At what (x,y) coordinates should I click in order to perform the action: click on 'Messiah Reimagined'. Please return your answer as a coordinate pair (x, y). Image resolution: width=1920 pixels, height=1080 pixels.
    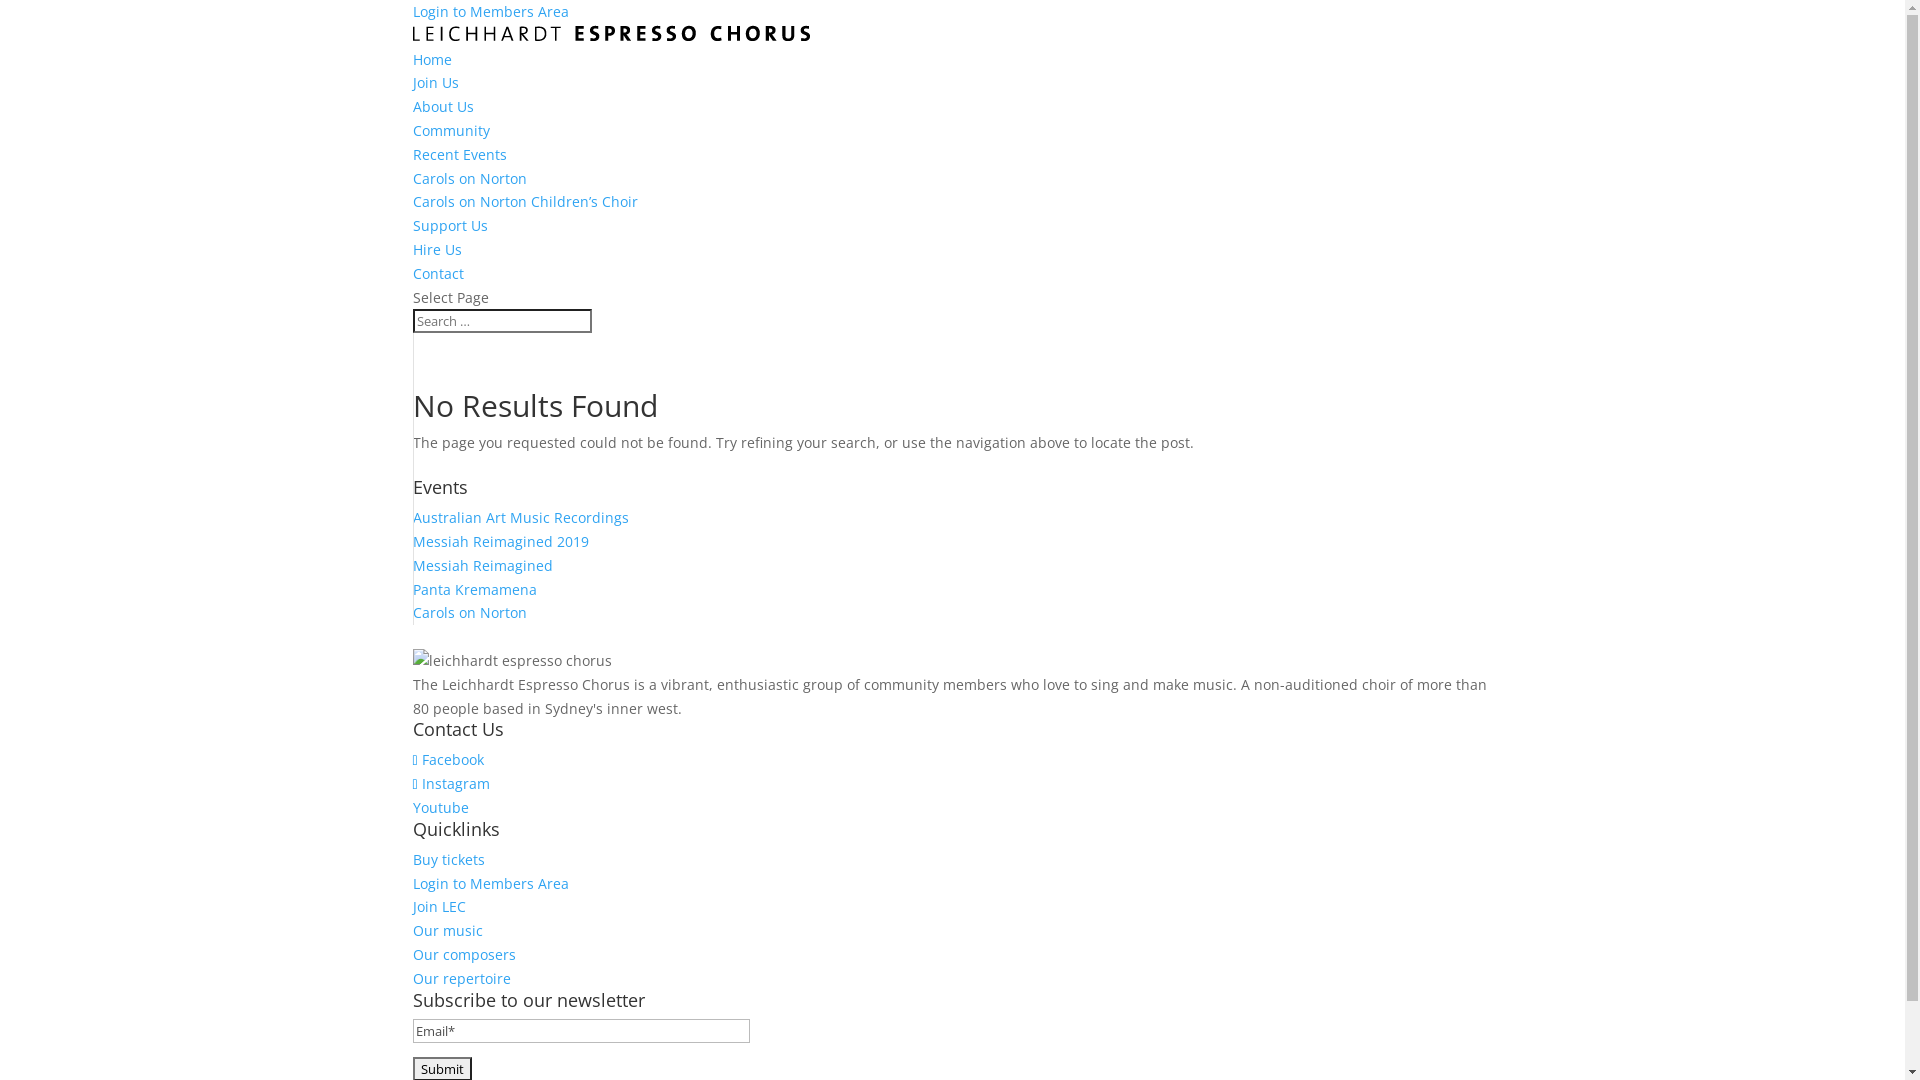
    Looking at the image, I should click on (411, 565).